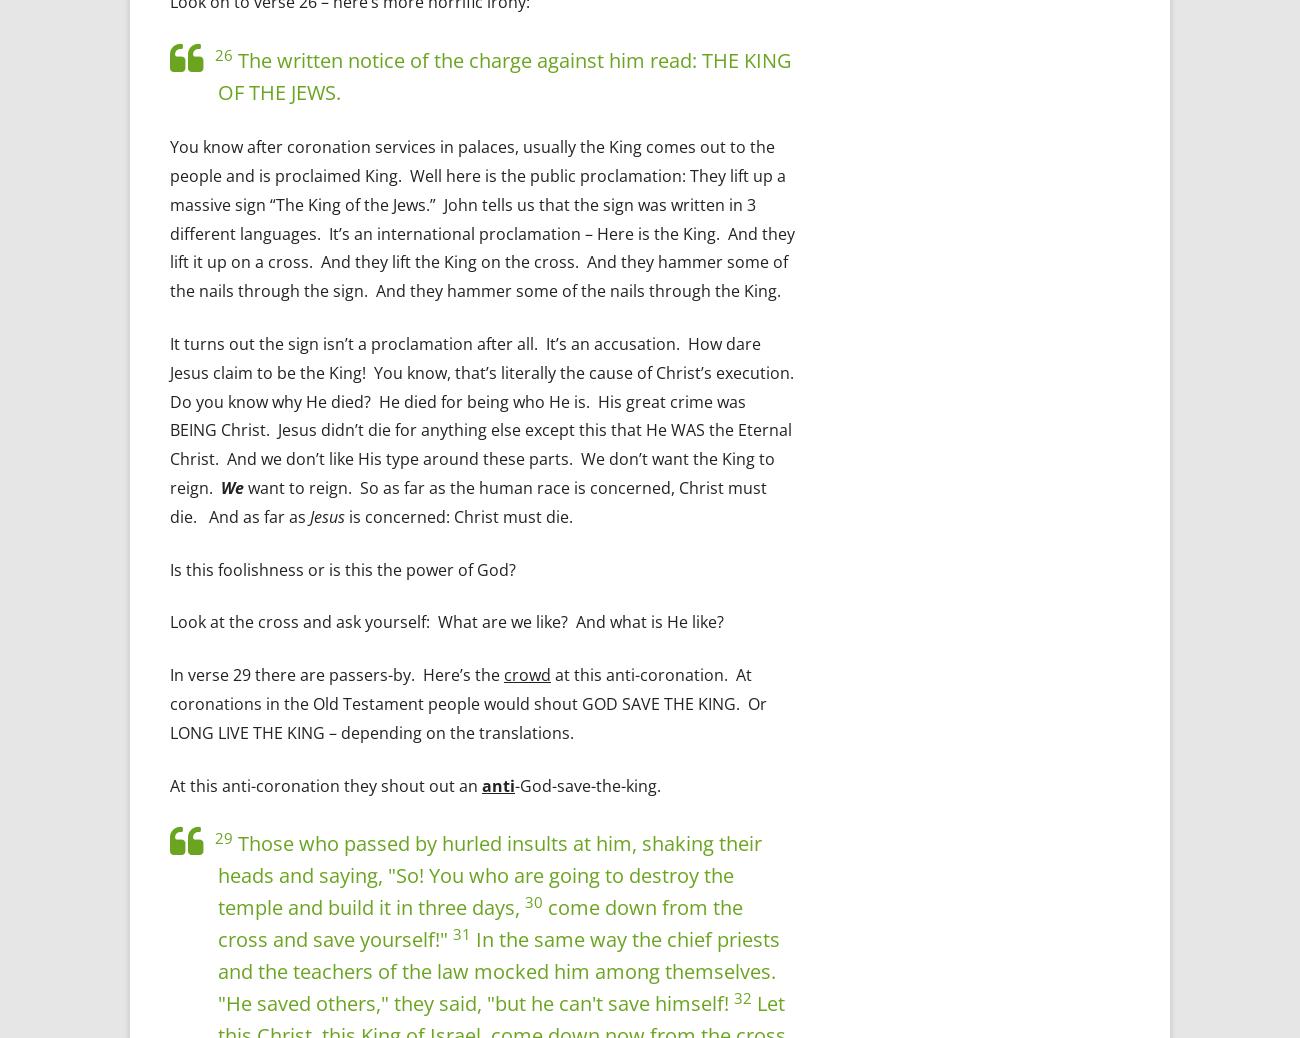 This screenshot has height=1038, width=1300. I want to click on 'come down from the cross and save yourself!"', so click(479, 923).